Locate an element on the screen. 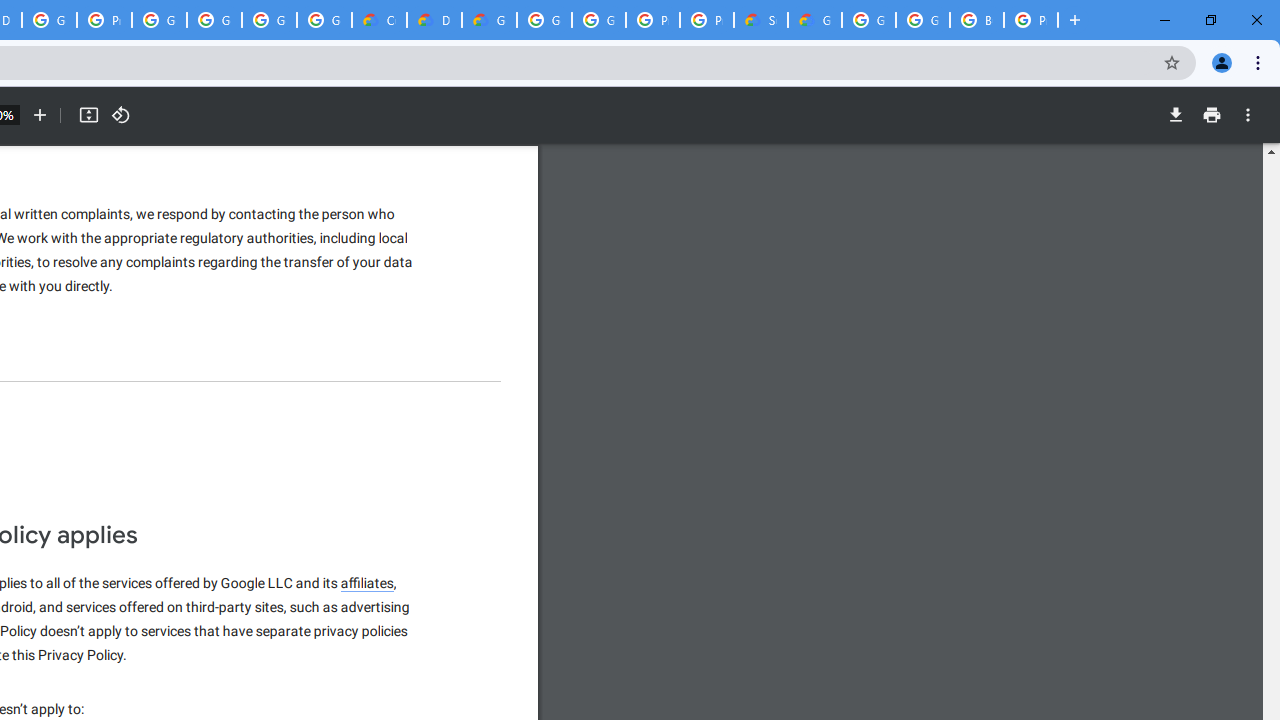 Image resolution: width=1280 pixels, height=720 pixels. 'Support Hub | Google Cloud' is located at coordinates (759, 20).